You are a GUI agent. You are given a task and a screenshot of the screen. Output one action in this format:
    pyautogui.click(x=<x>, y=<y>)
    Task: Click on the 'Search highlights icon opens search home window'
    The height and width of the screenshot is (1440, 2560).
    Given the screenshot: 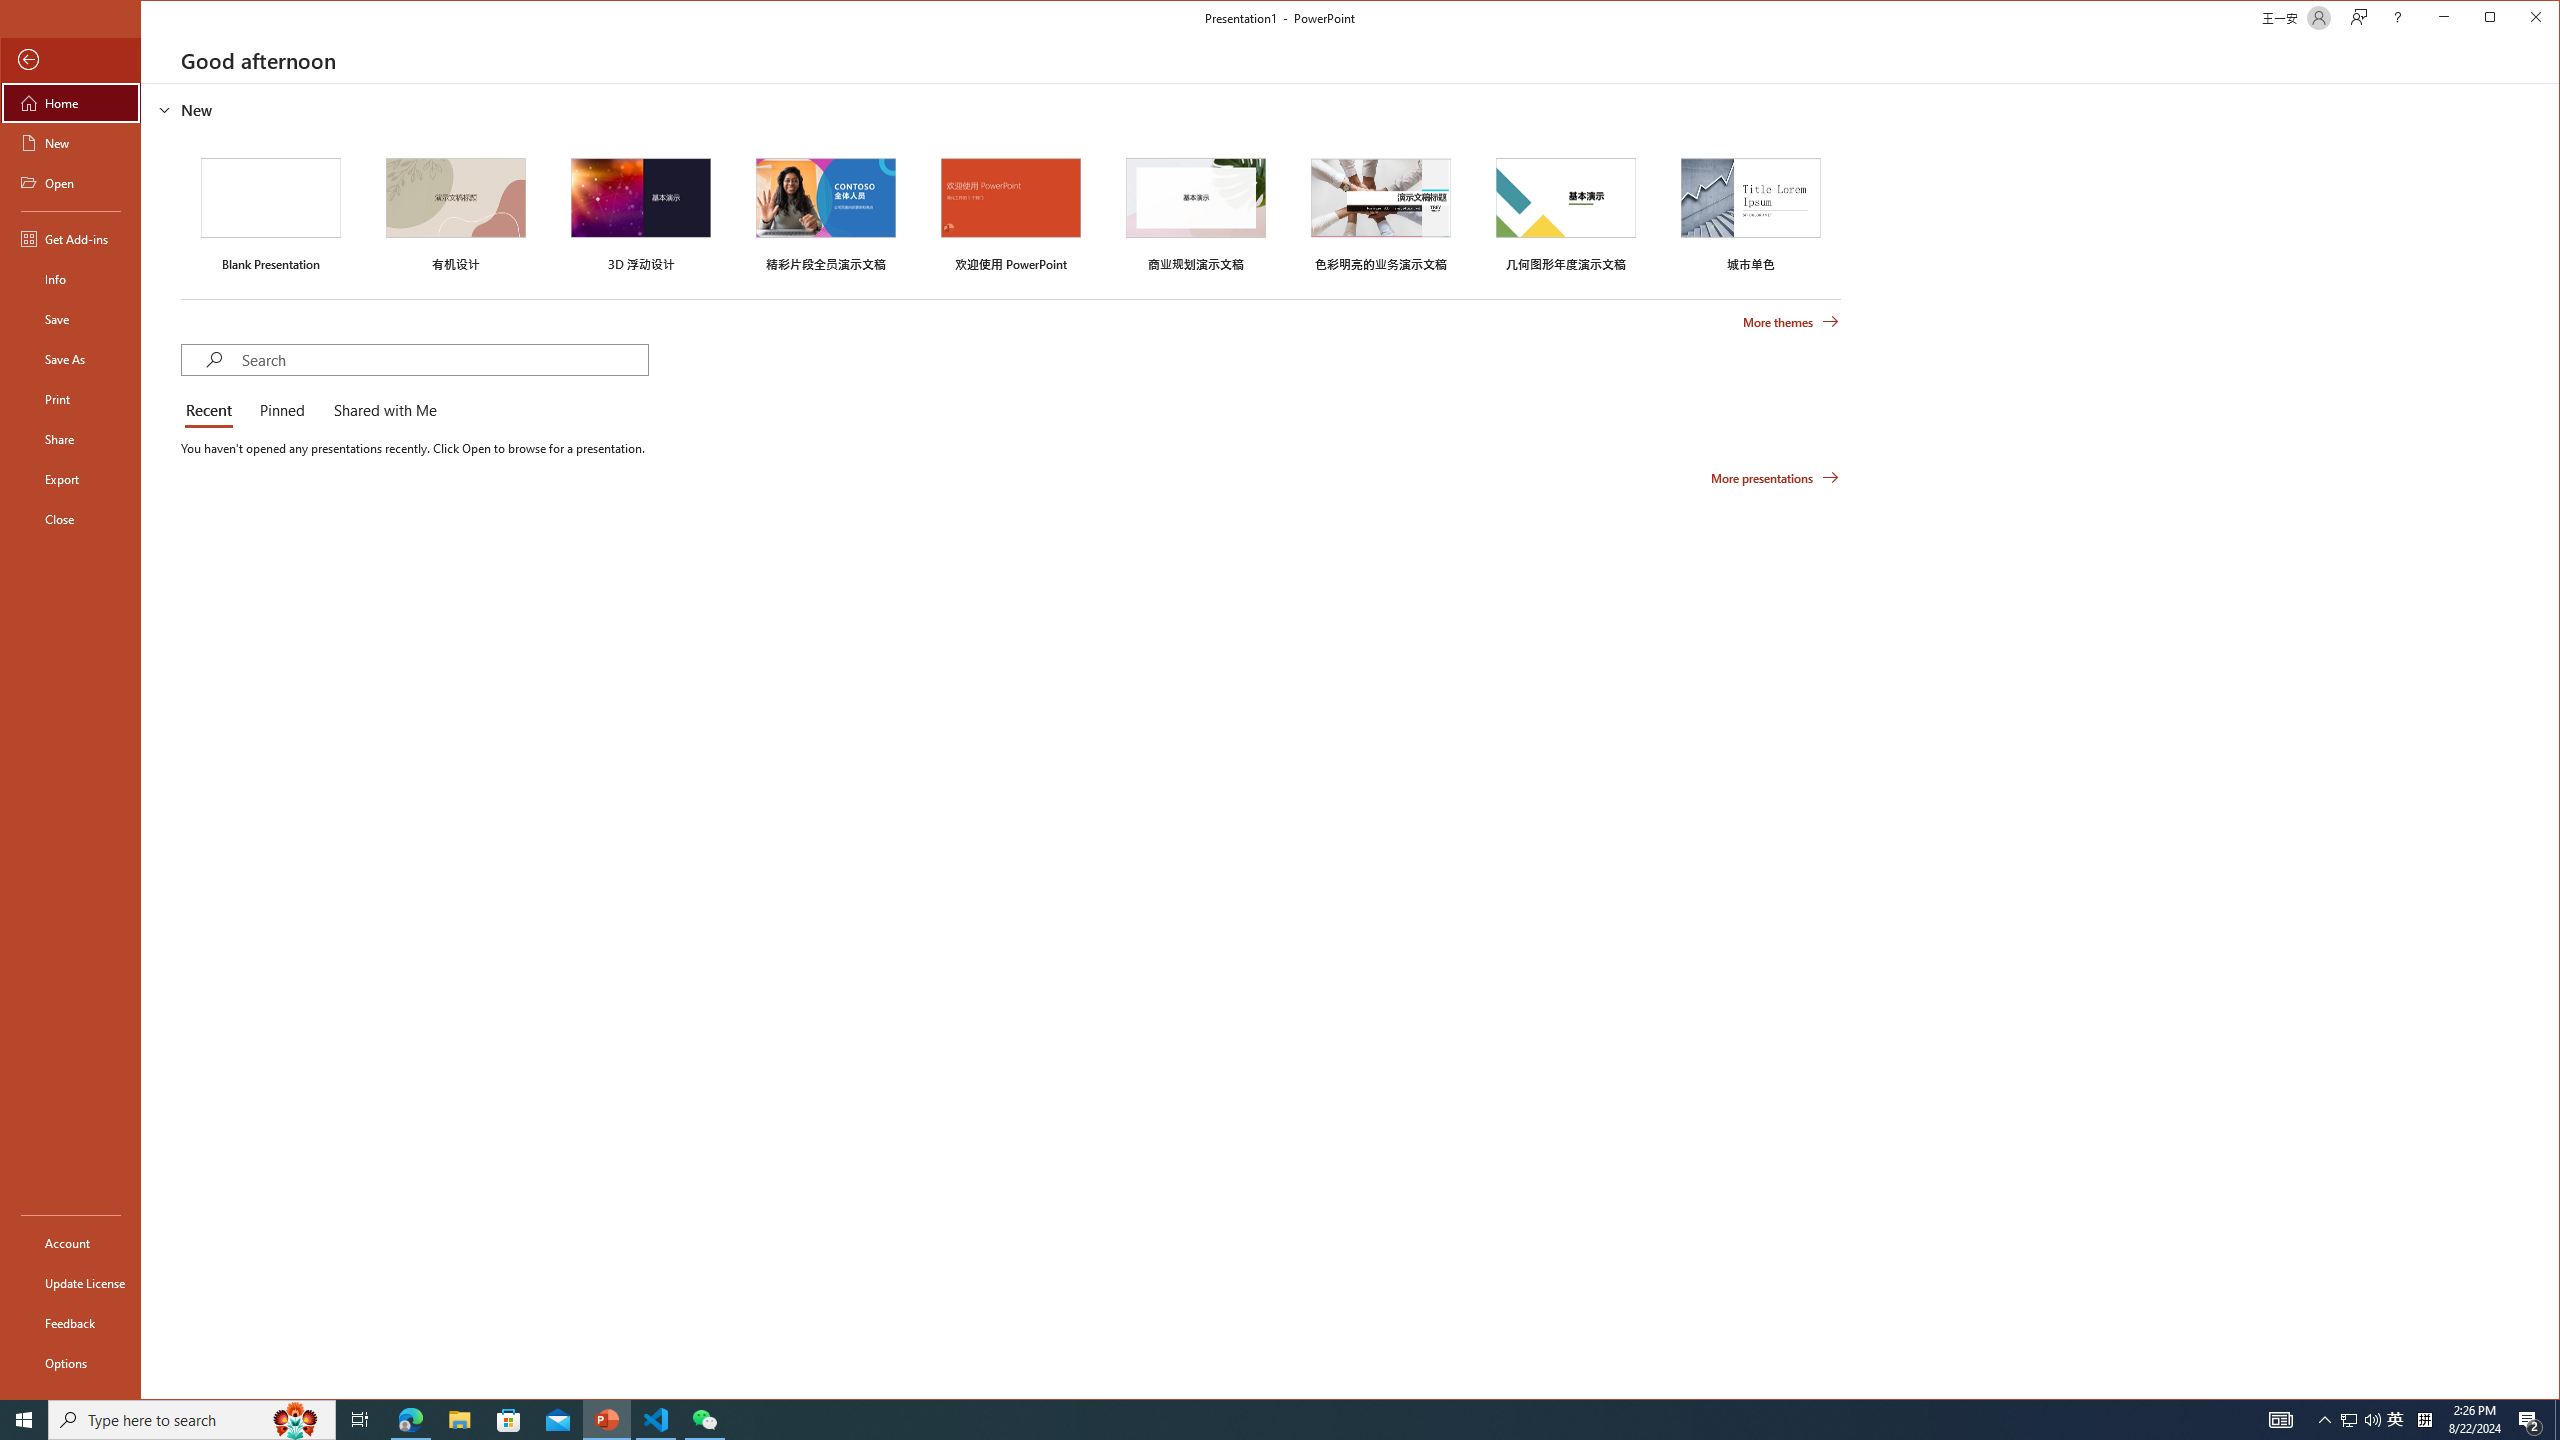 What is the action you would take?
    pyautogui.click(x=294, y=1418)
    